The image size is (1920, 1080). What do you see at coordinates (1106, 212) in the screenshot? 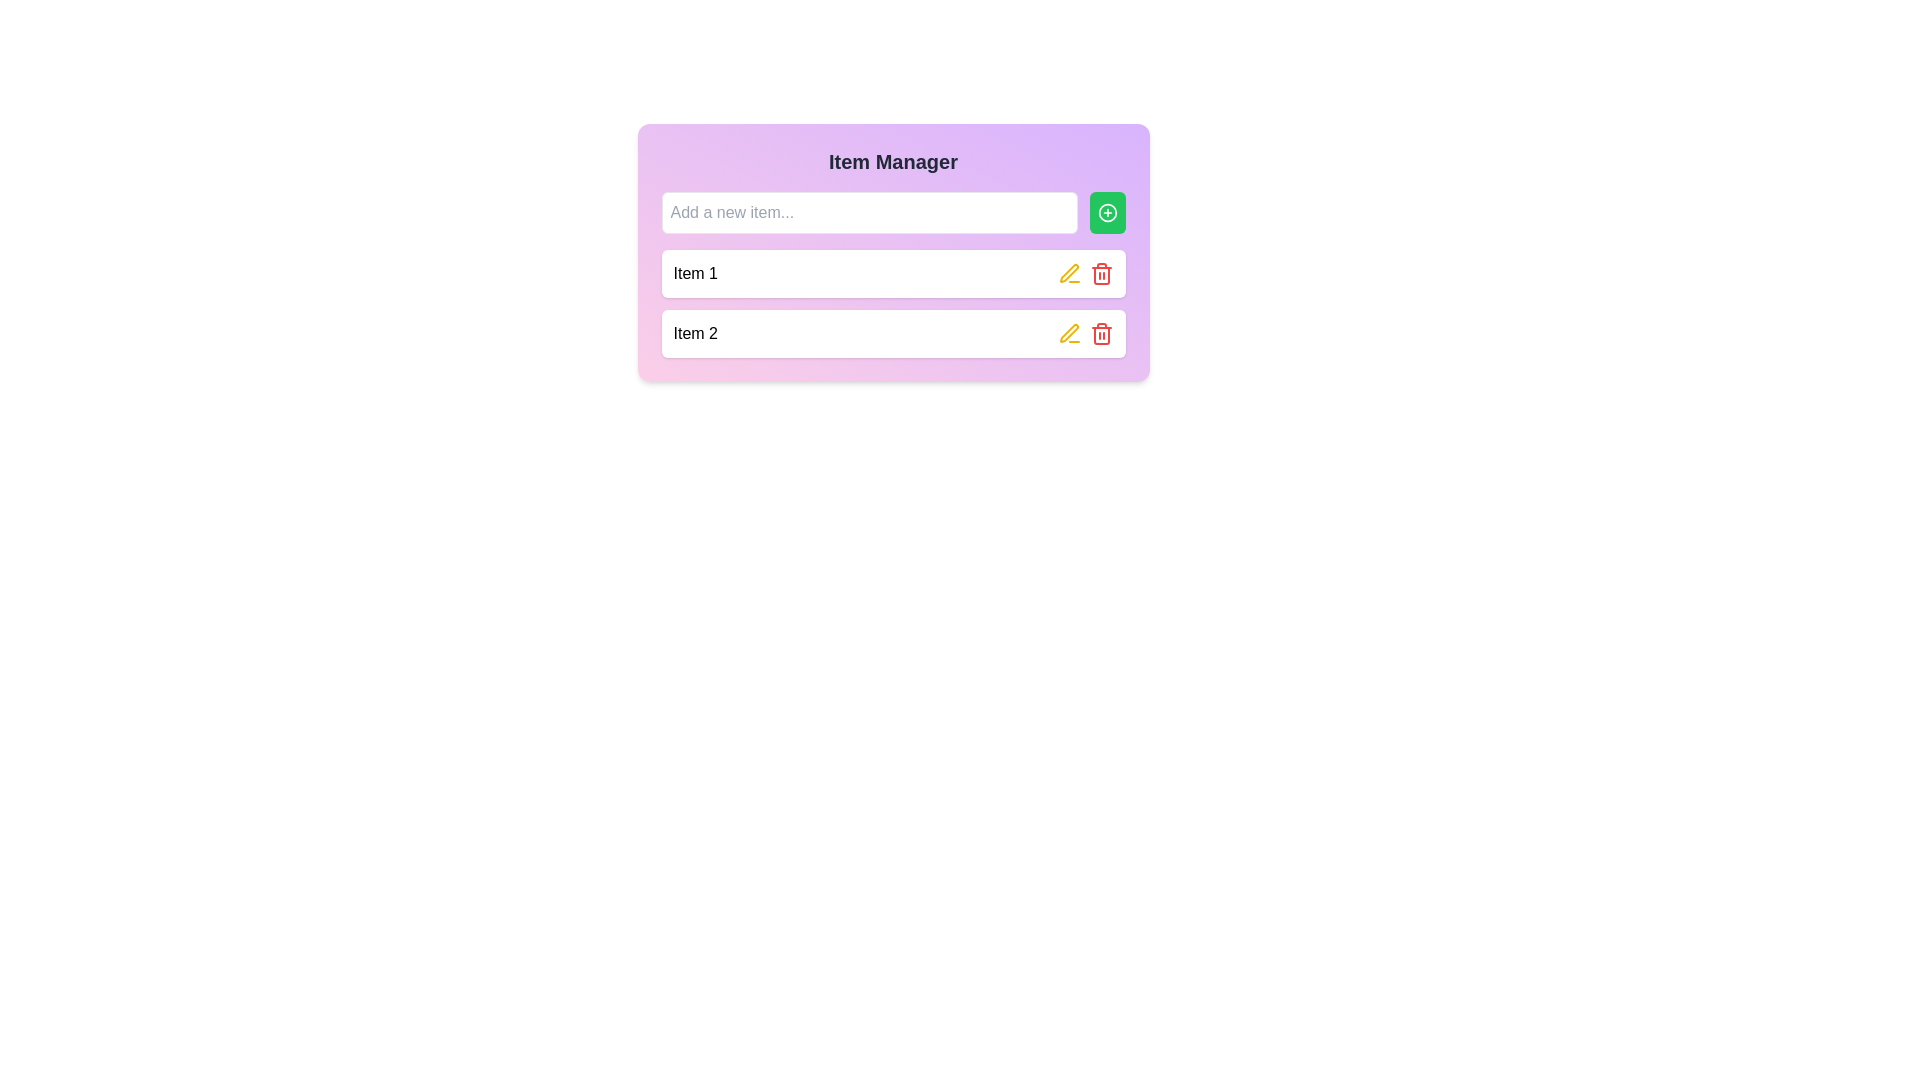
I see `the action button` at bounding box center [1106, 212].